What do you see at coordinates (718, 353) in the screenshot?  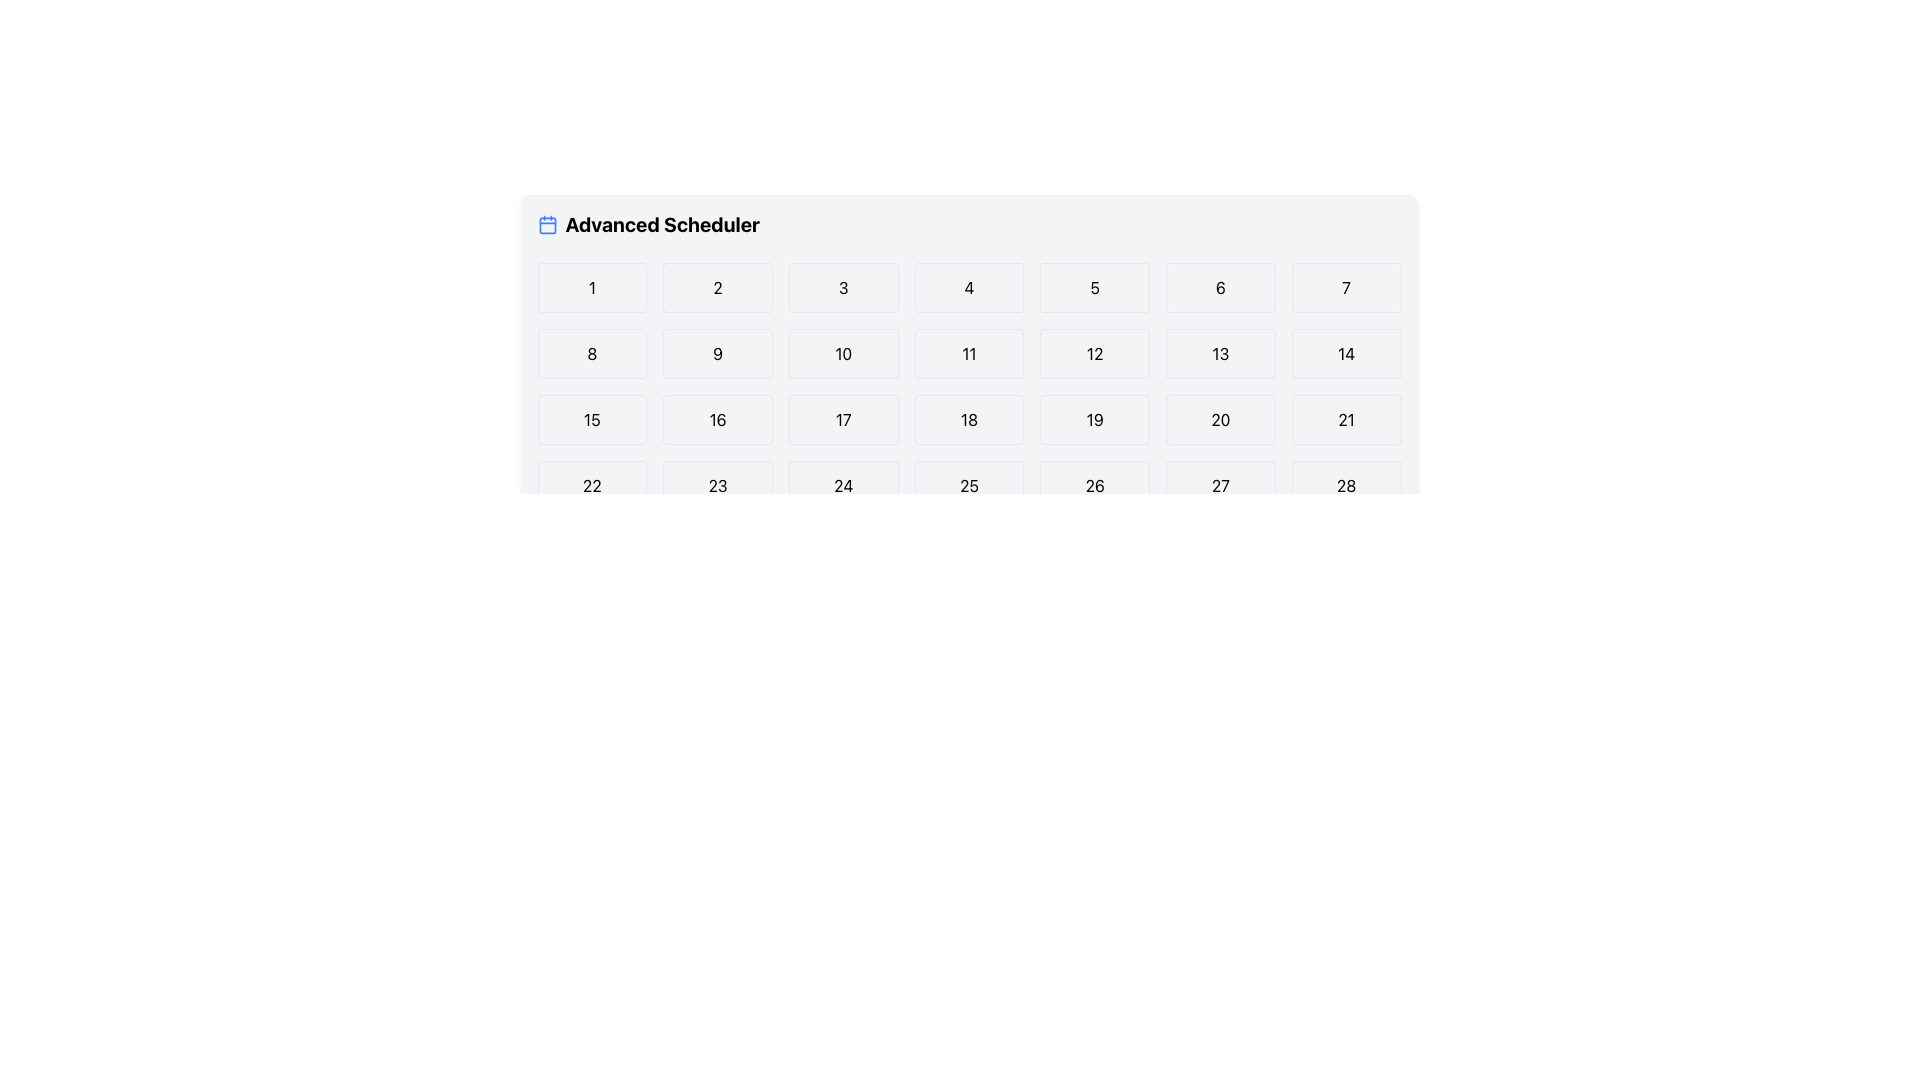 I see `the button displaying the numeral '9' in the second row and second column of the grid under 'Advanced Scheduler' for tooltips or highlights` at bounding box center [718, 353].